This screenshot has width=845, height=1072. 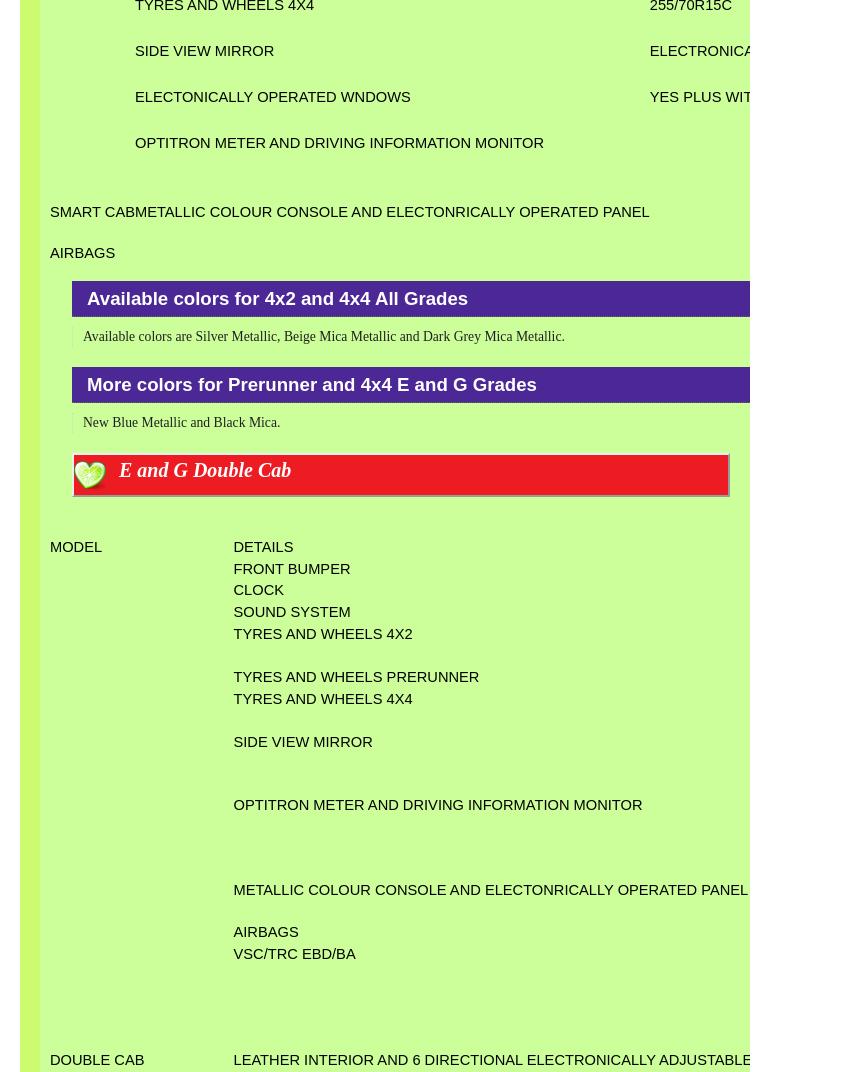 I want to click on 'TYRES 
							   AND WHEELS 4X2', so click(x=322, y=633).